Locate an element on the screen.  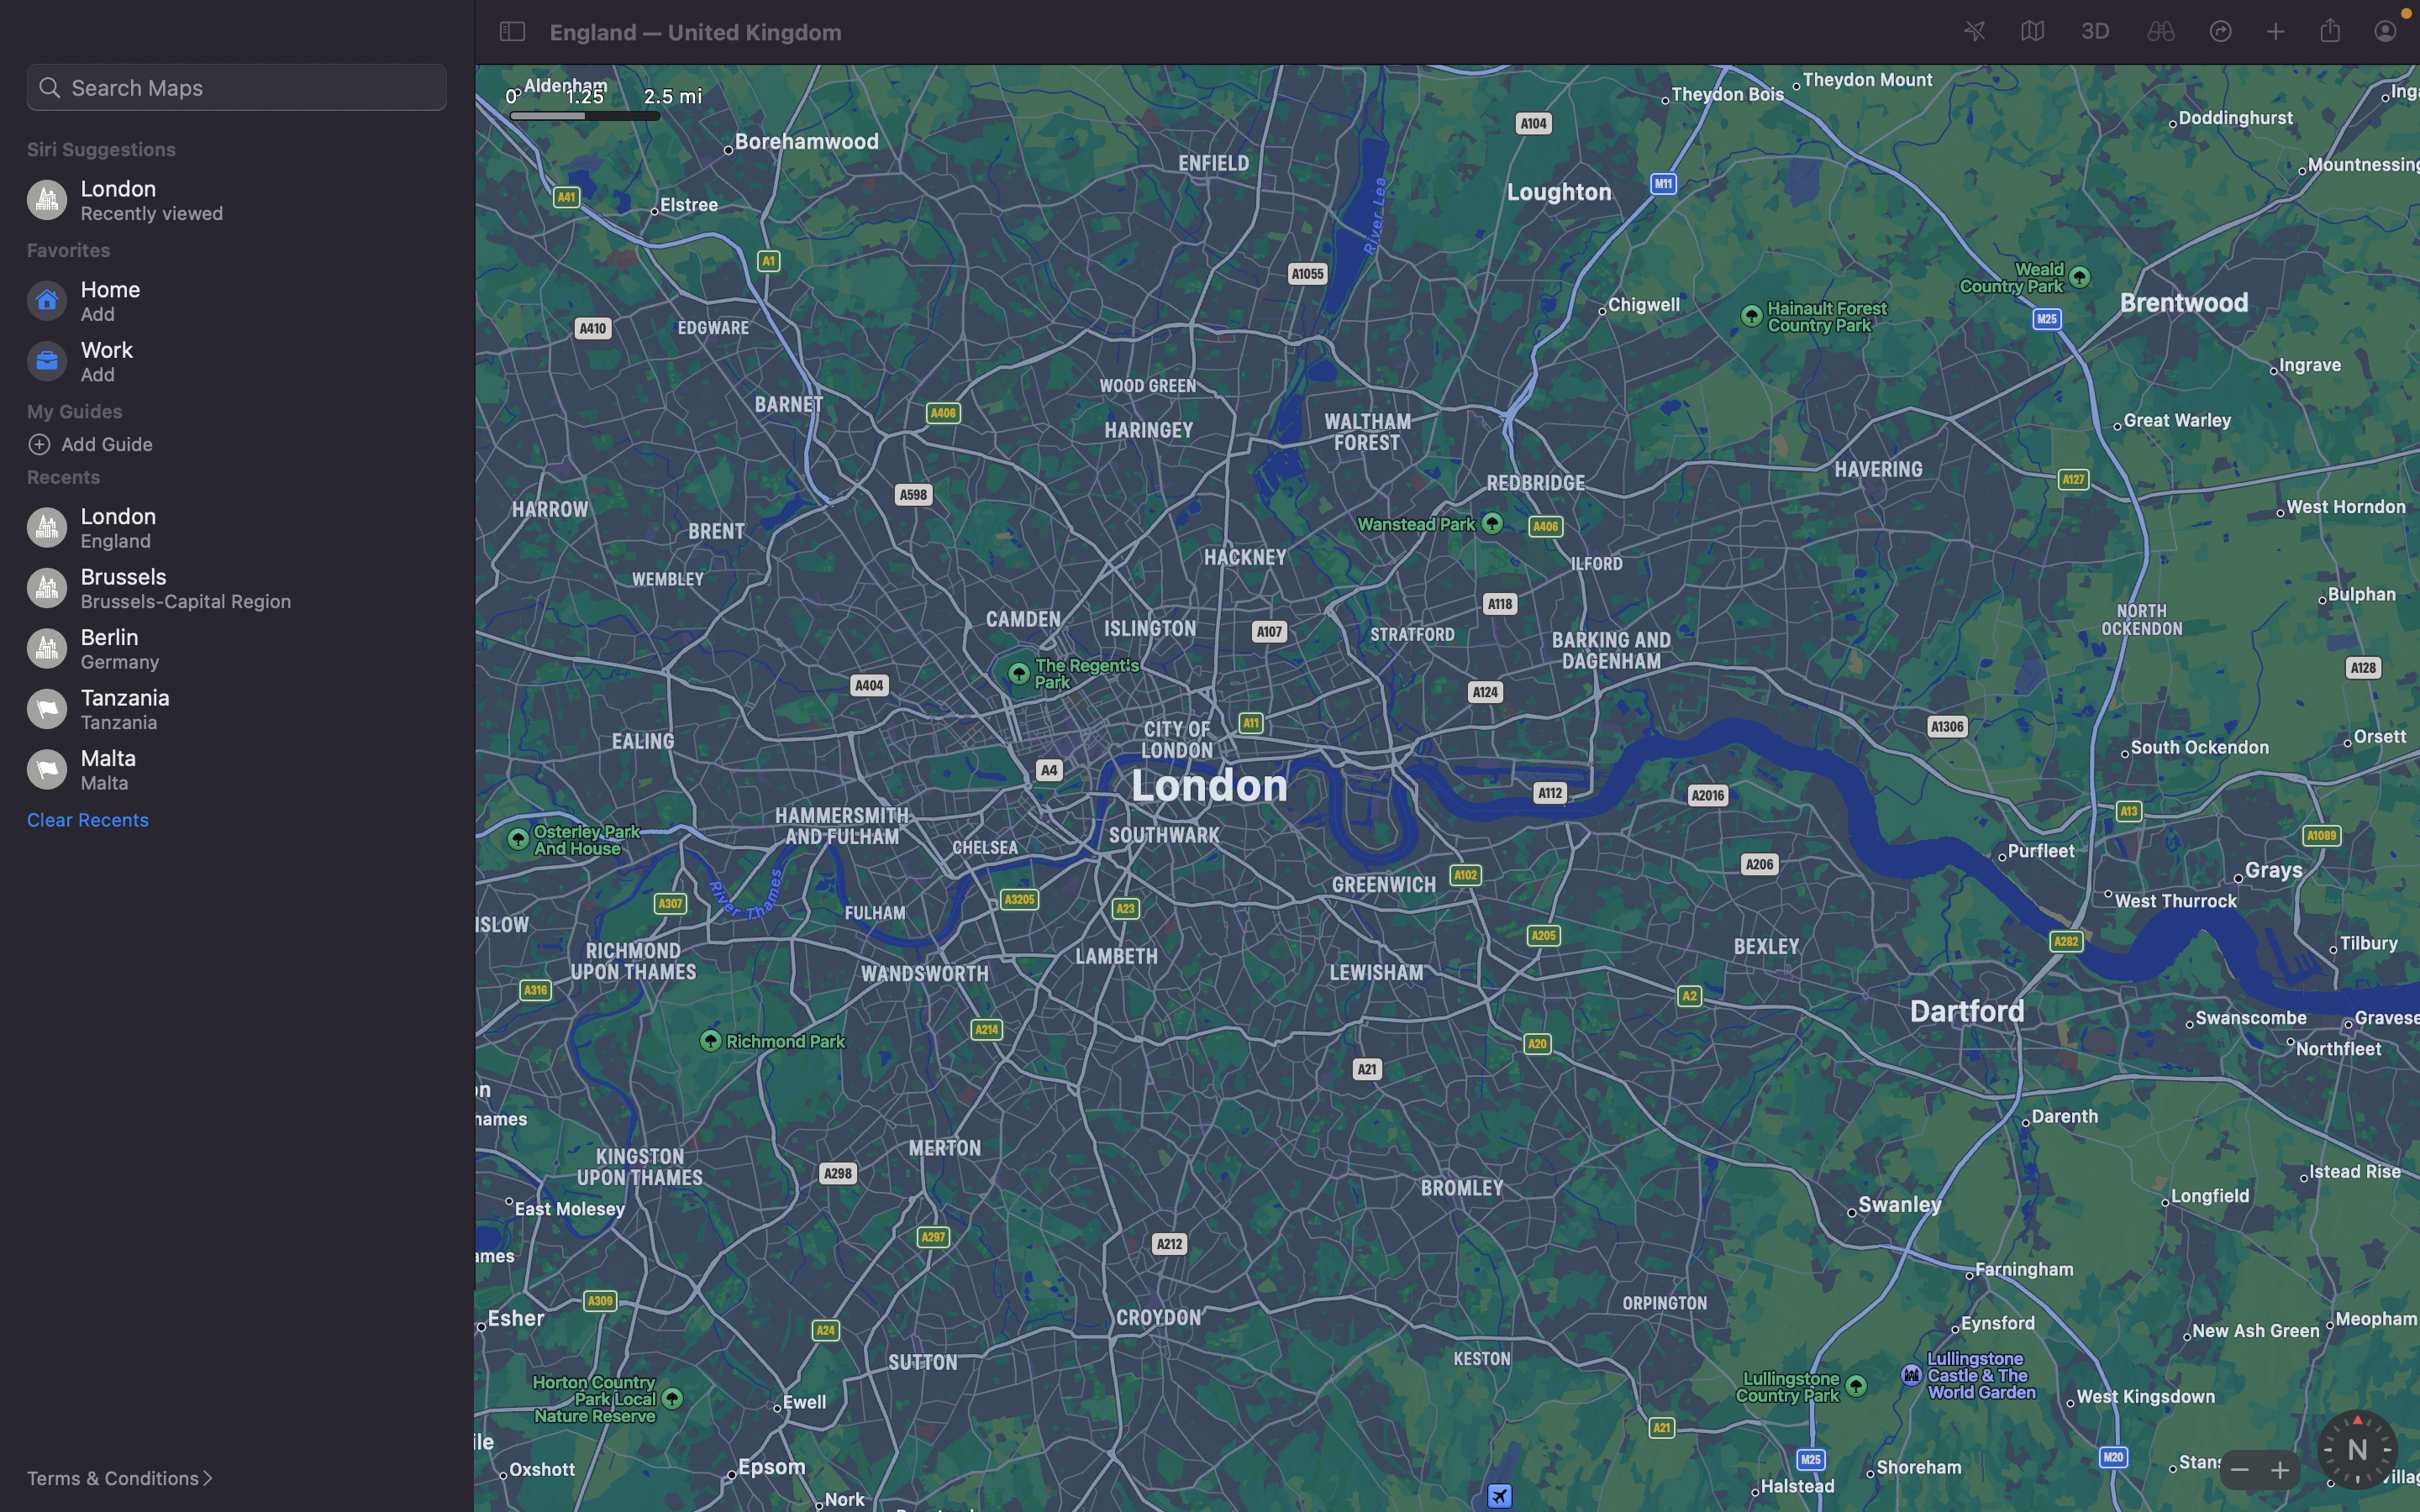
the map configuration to view from satellite imagery is located at coordinates (2029, 32).